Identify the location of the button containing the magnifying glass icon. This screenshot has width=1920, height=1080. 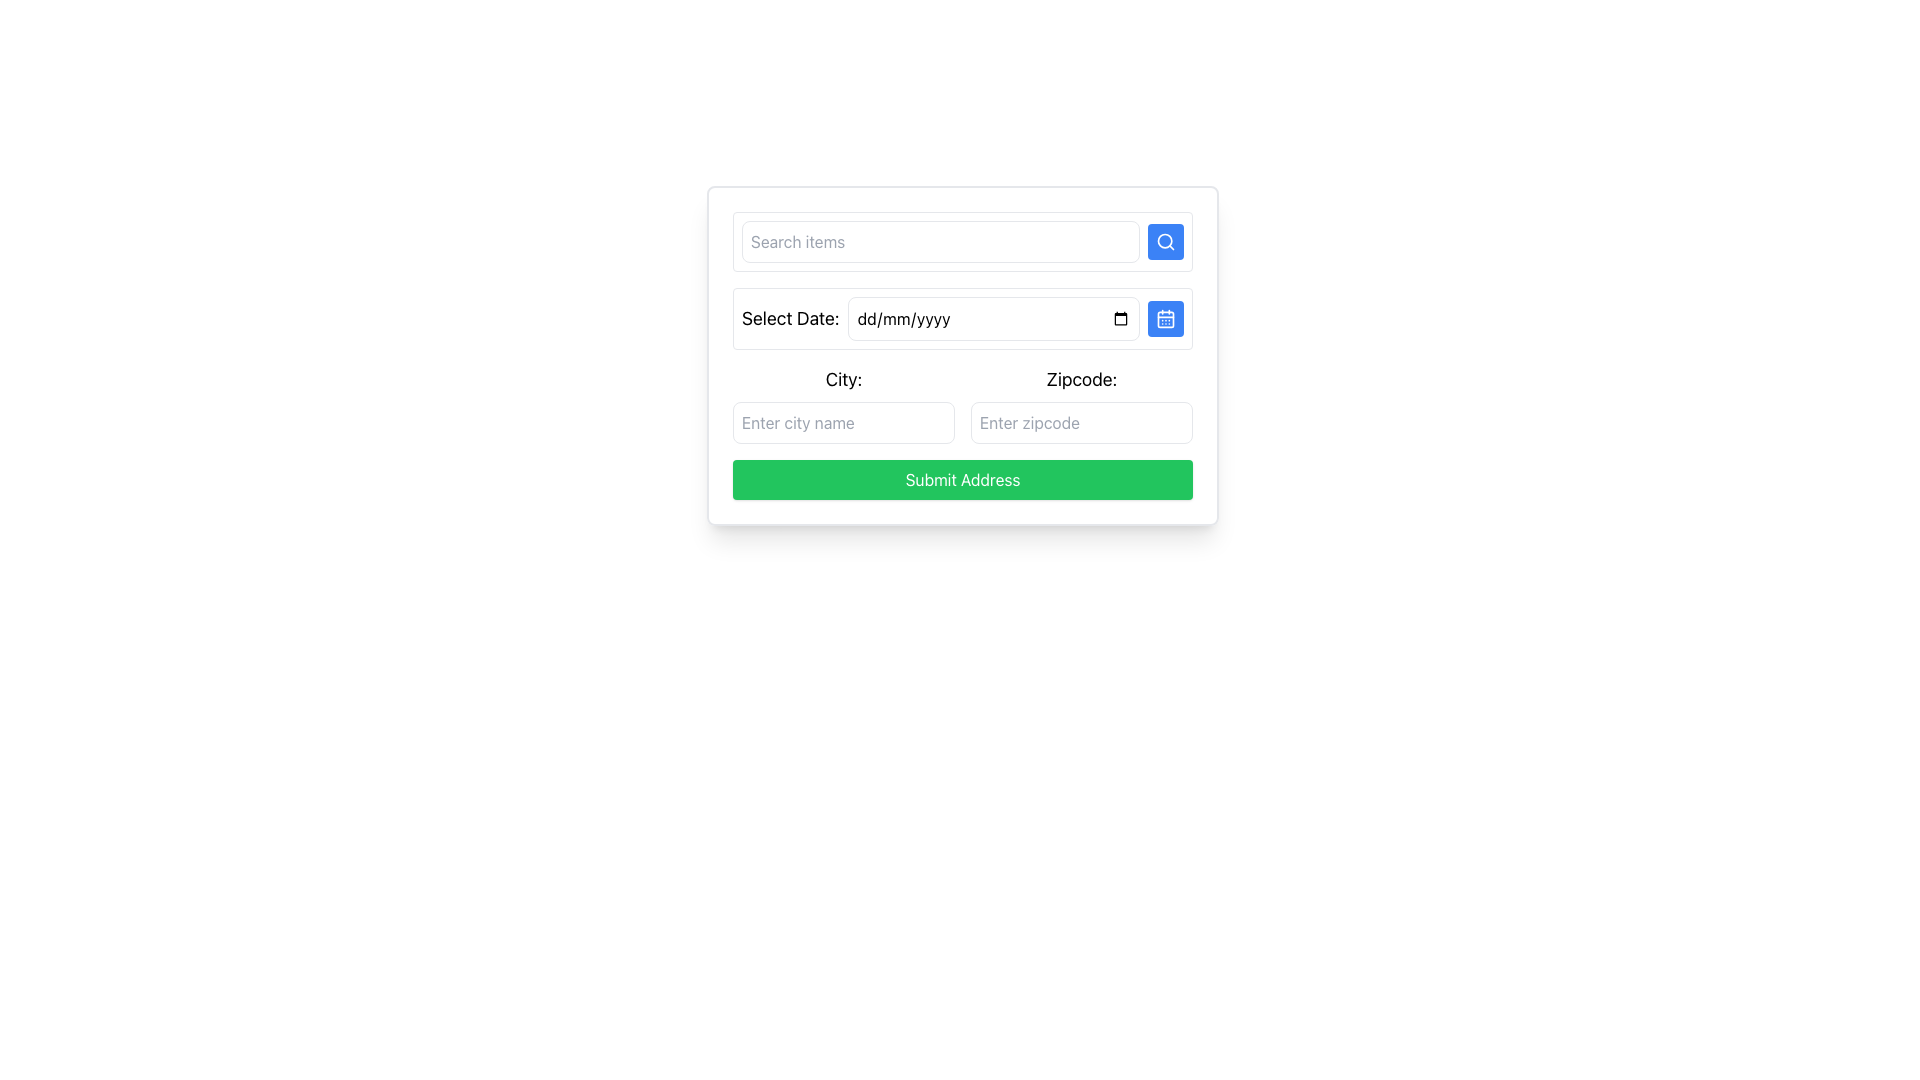
(1166, 241).